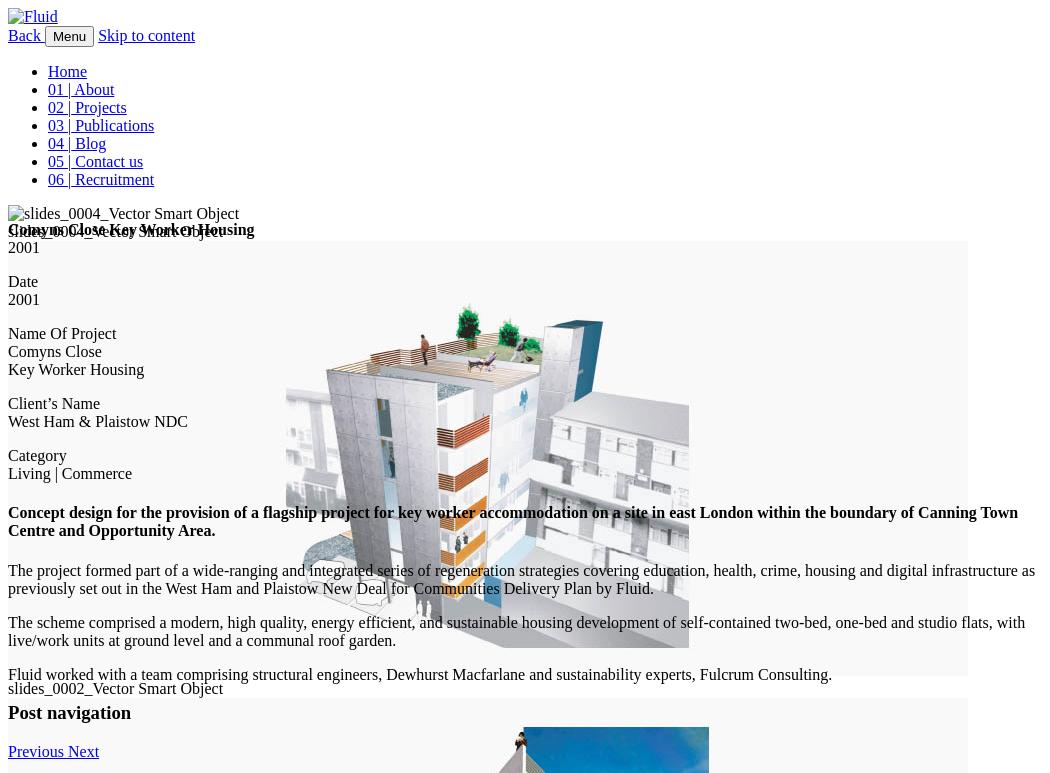 Image resolution: width=1050 pixels, height=773 pixels. I want to click on 'Comyns Close', so click(53, 350).